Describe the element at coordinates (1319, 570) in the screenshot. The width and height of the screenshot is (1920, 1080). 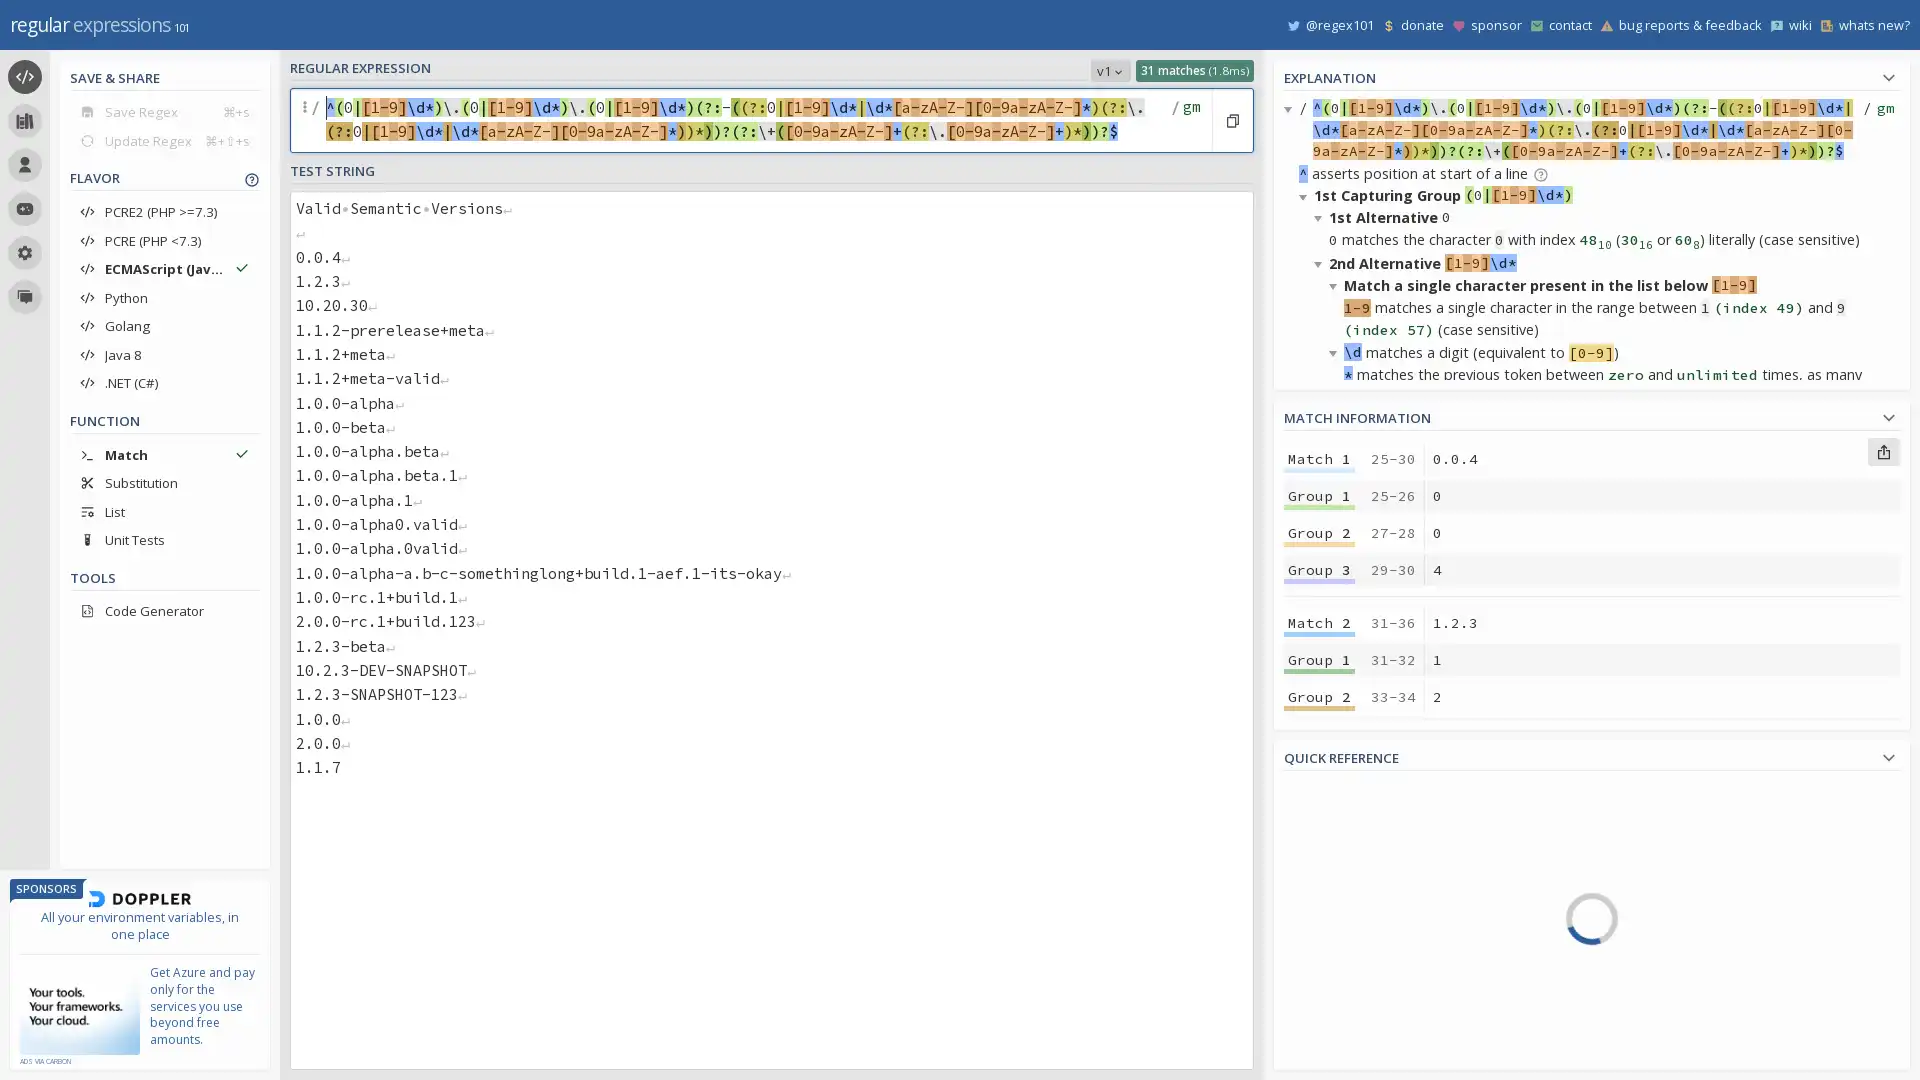
I see `Group 3` at that location.